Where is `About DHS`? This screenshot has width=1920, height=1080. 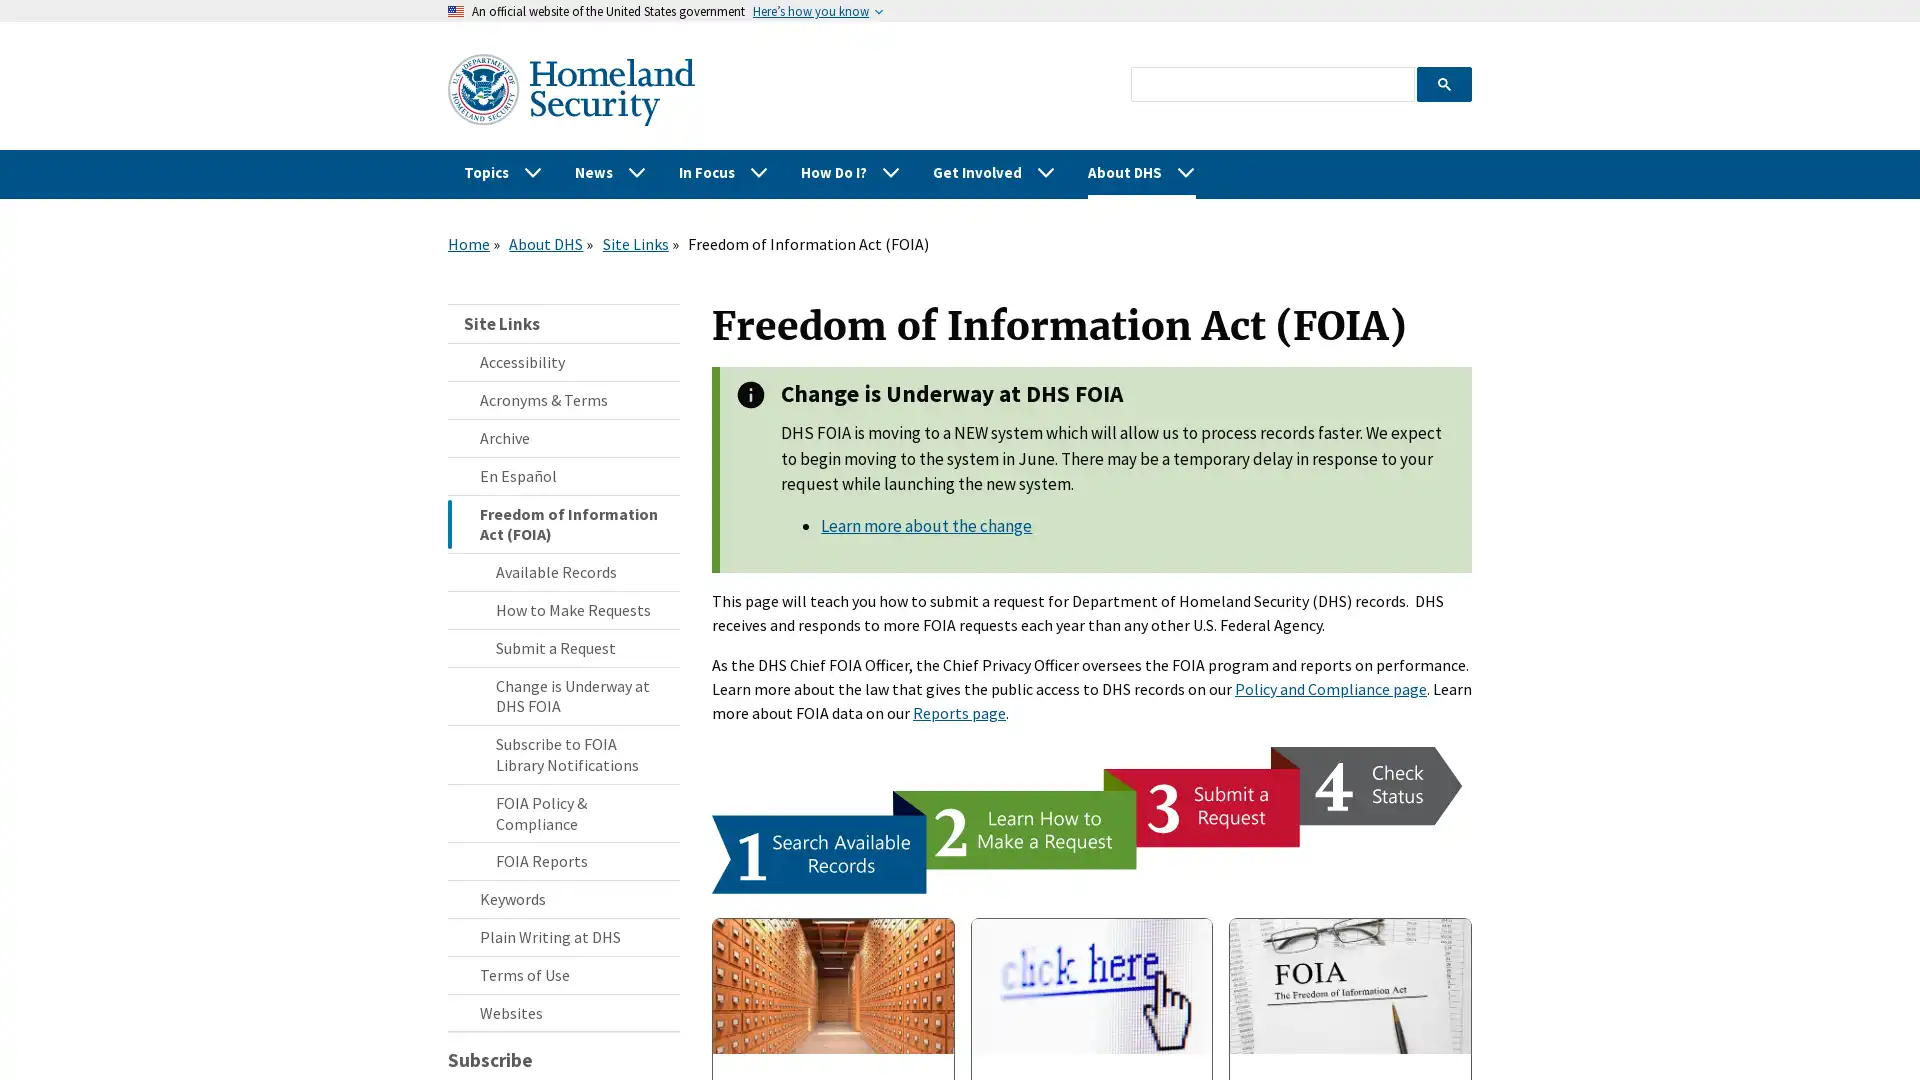
About DHS is located at coordinates (1142, 171).